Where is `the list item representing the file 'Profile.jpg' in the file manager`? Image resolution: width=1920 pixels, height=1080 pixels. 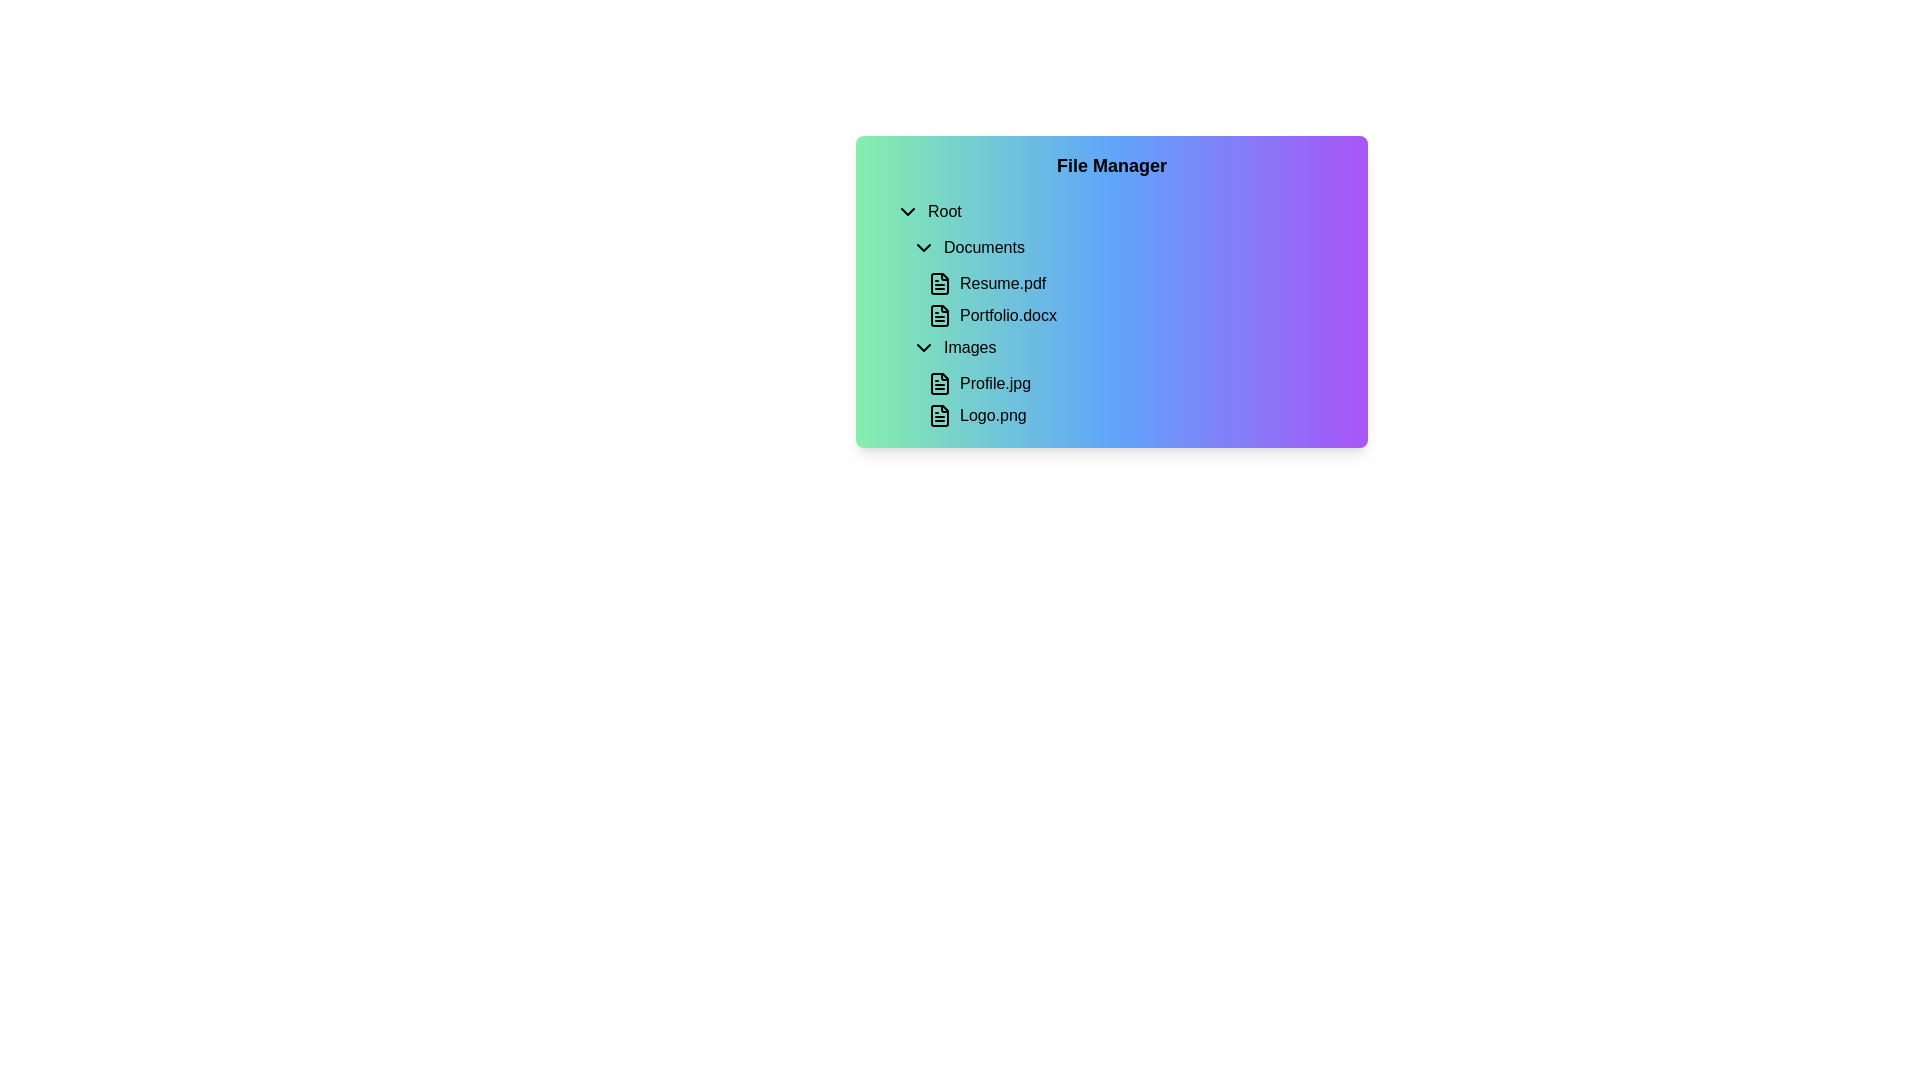 the list item representing the file 'Profile.jpg' in the file manager is located at coordinates (1128, 384).